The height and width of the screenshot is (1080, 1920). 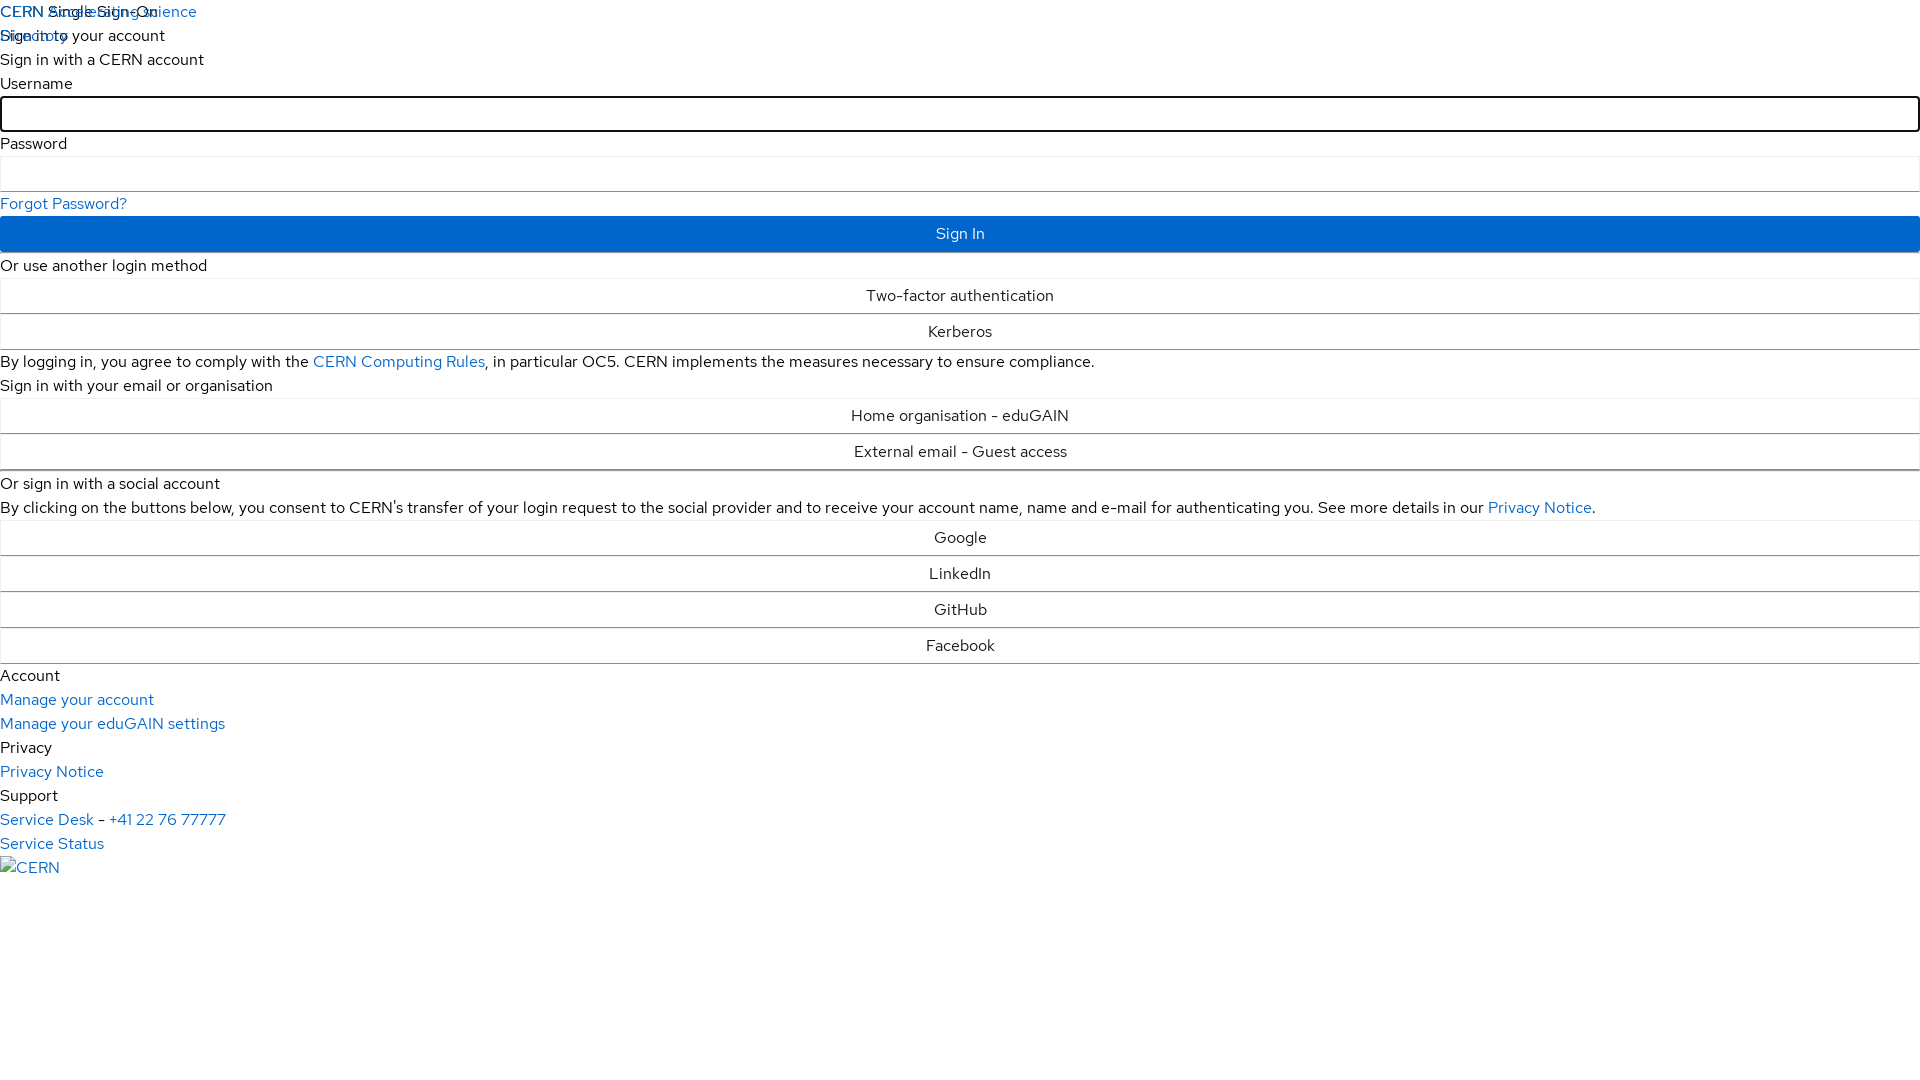 I want to click on 'Service Status', so click(x=52, y=843).